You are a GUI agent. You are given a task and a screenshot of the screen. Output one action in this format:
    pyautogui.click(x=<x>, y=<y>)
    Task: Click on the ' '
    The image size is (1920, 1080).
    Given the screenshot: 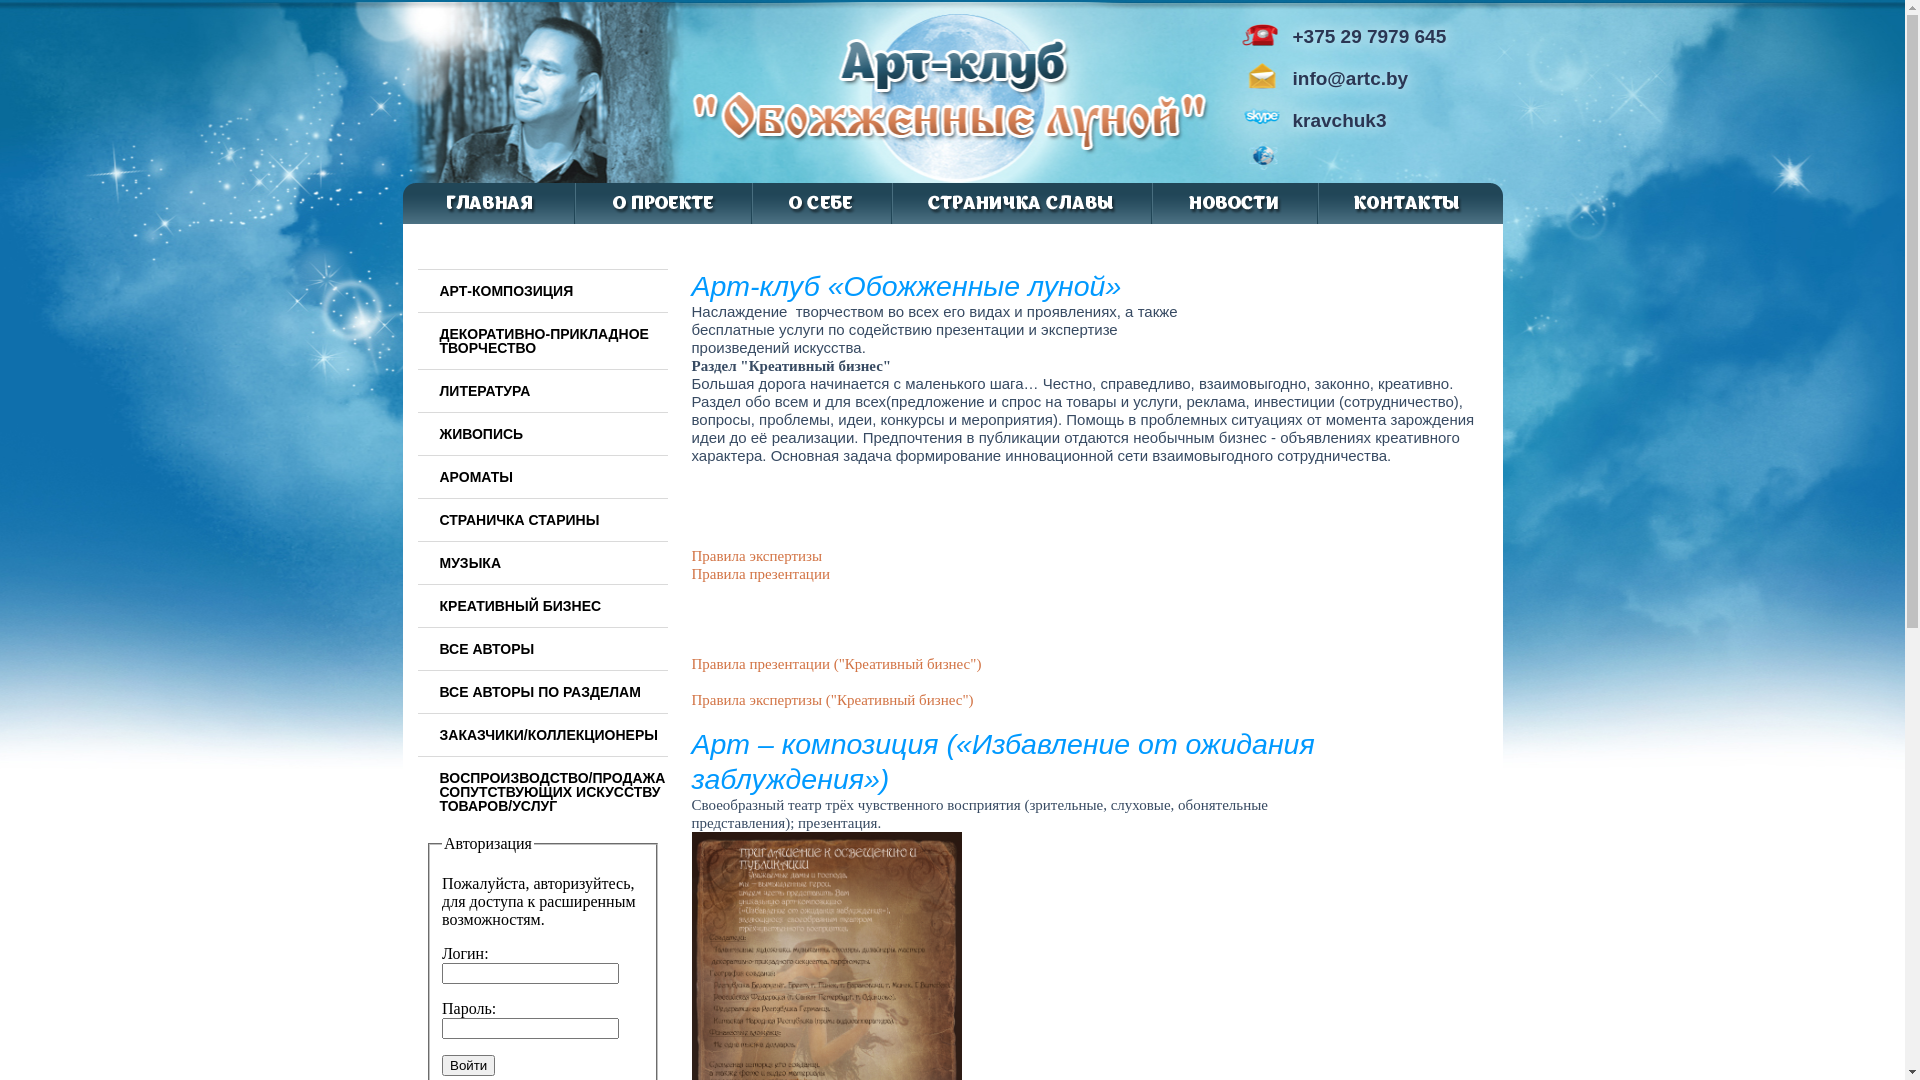 What is the action you would take?
    pyautogui.click(x=1305, y=160)
    